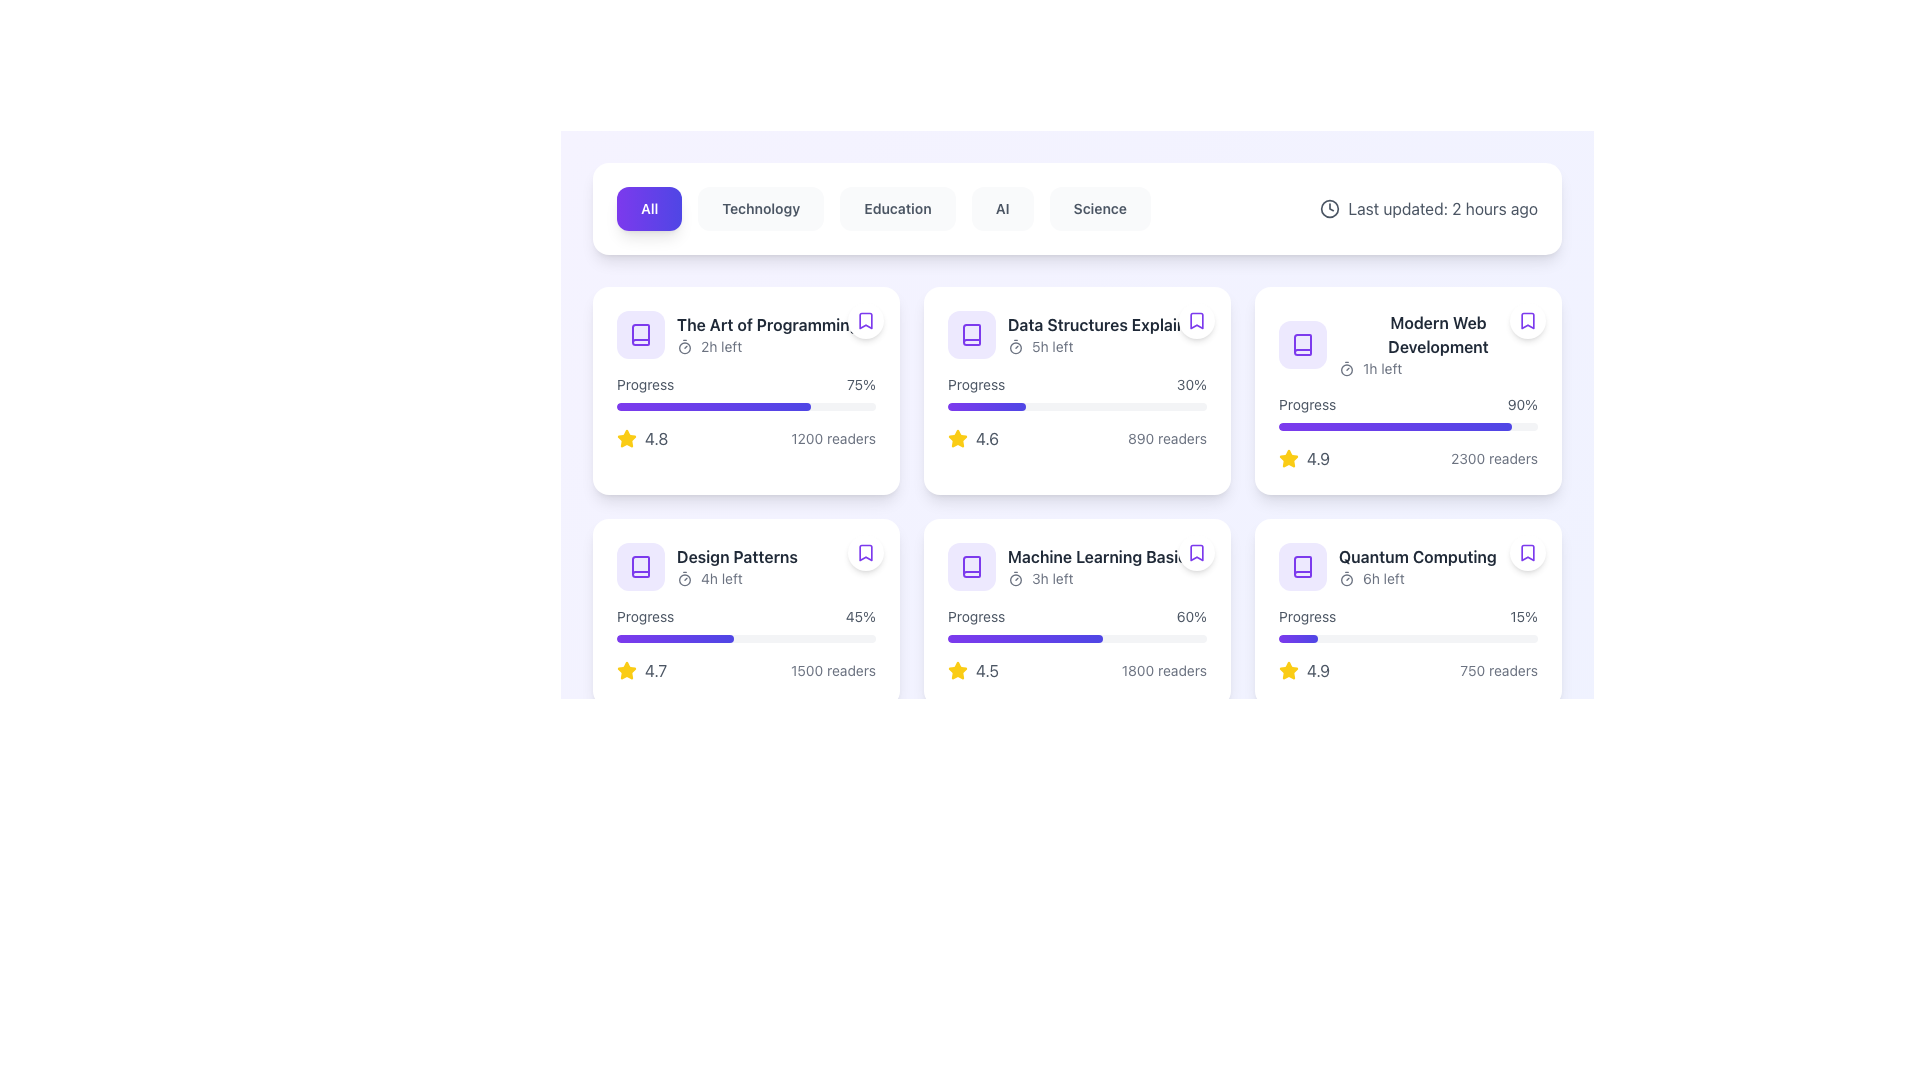 The width and height of the screenshot is (1920, 1080). What do you see at coordinates (1347, 578) in the screenshot?
I see `the Timer icon located at the bottom right of the 'Quantum Computing' item card, which is positioned to the left of the text '6h left'` at bounding box center [1347, 578].